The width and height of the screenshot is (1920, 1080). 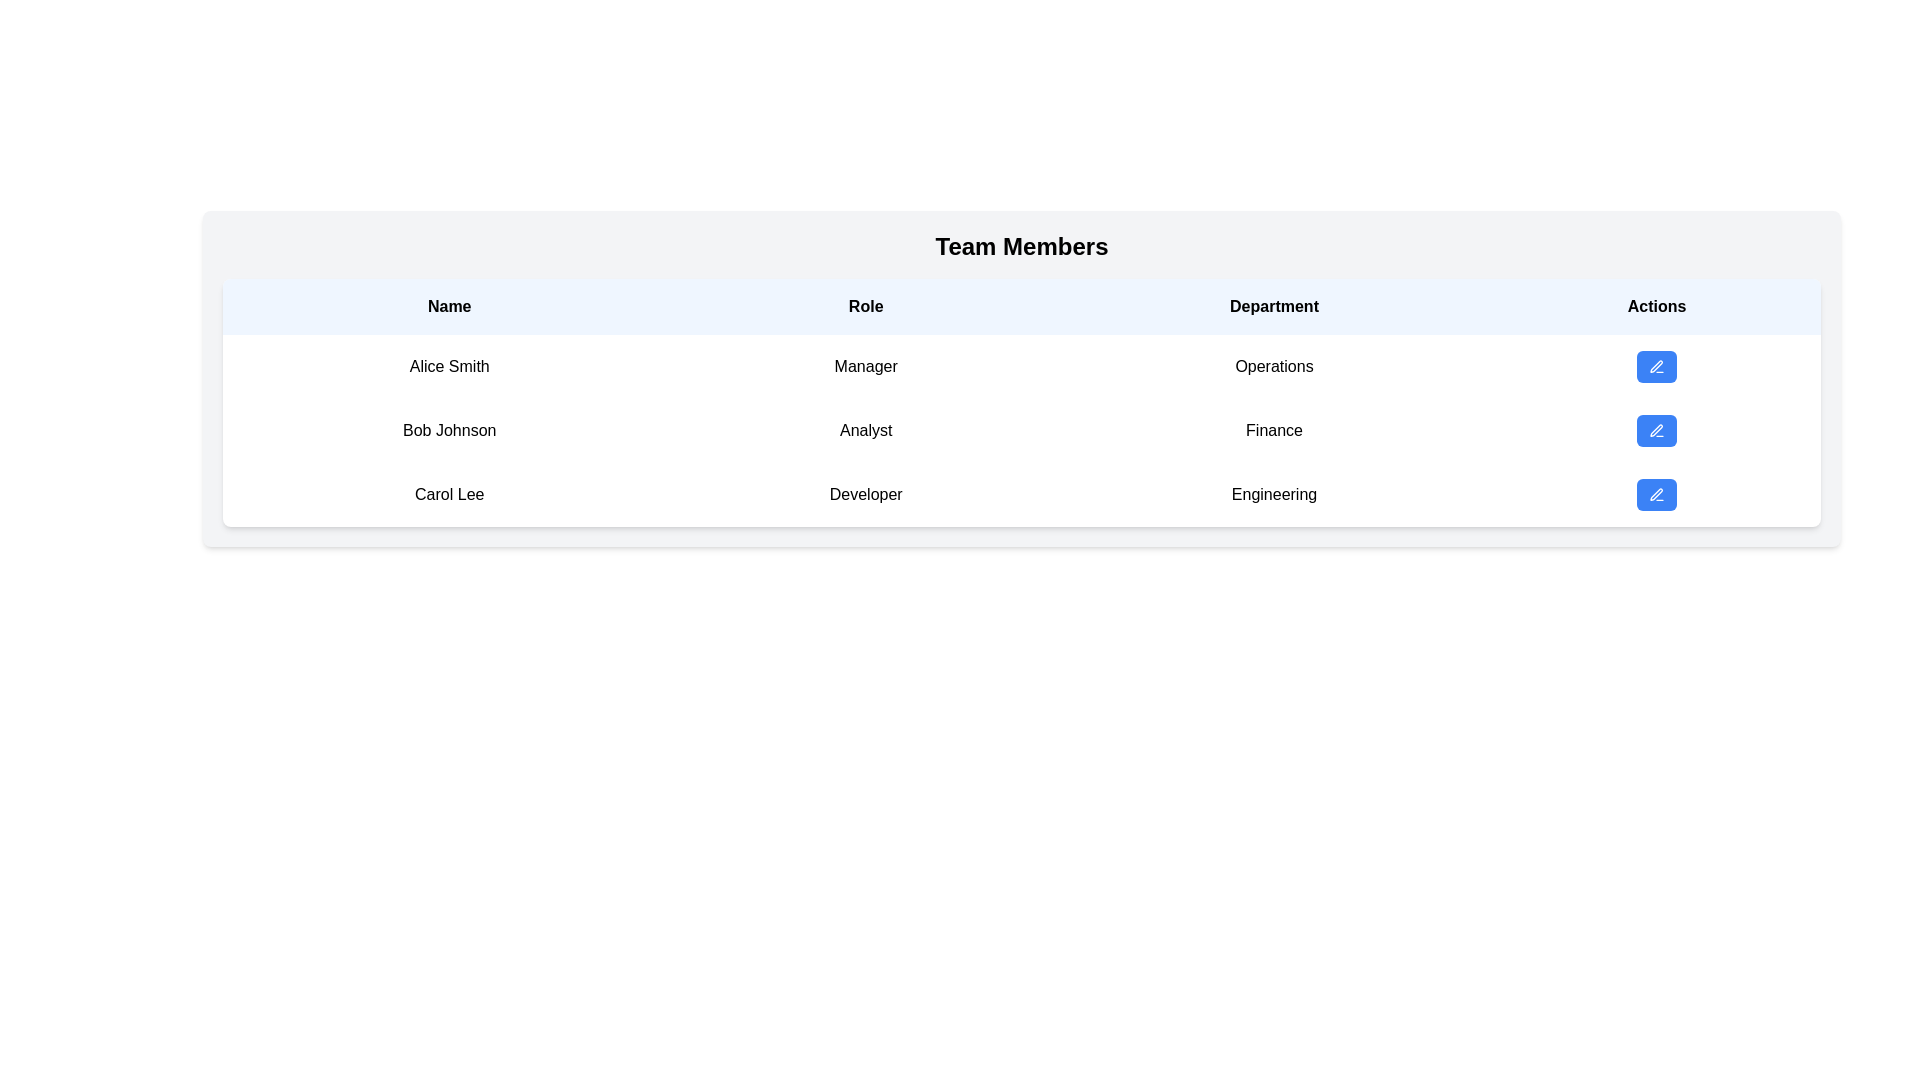 What do you see at coordinates (1656, 366) in the screenshot?
I see `the 'Edit' icon represented by a pen, located in the first button of the 'Actions' column for 'Alice Smith' in the 'Team Members' table` at bounding box center [1656, 366].